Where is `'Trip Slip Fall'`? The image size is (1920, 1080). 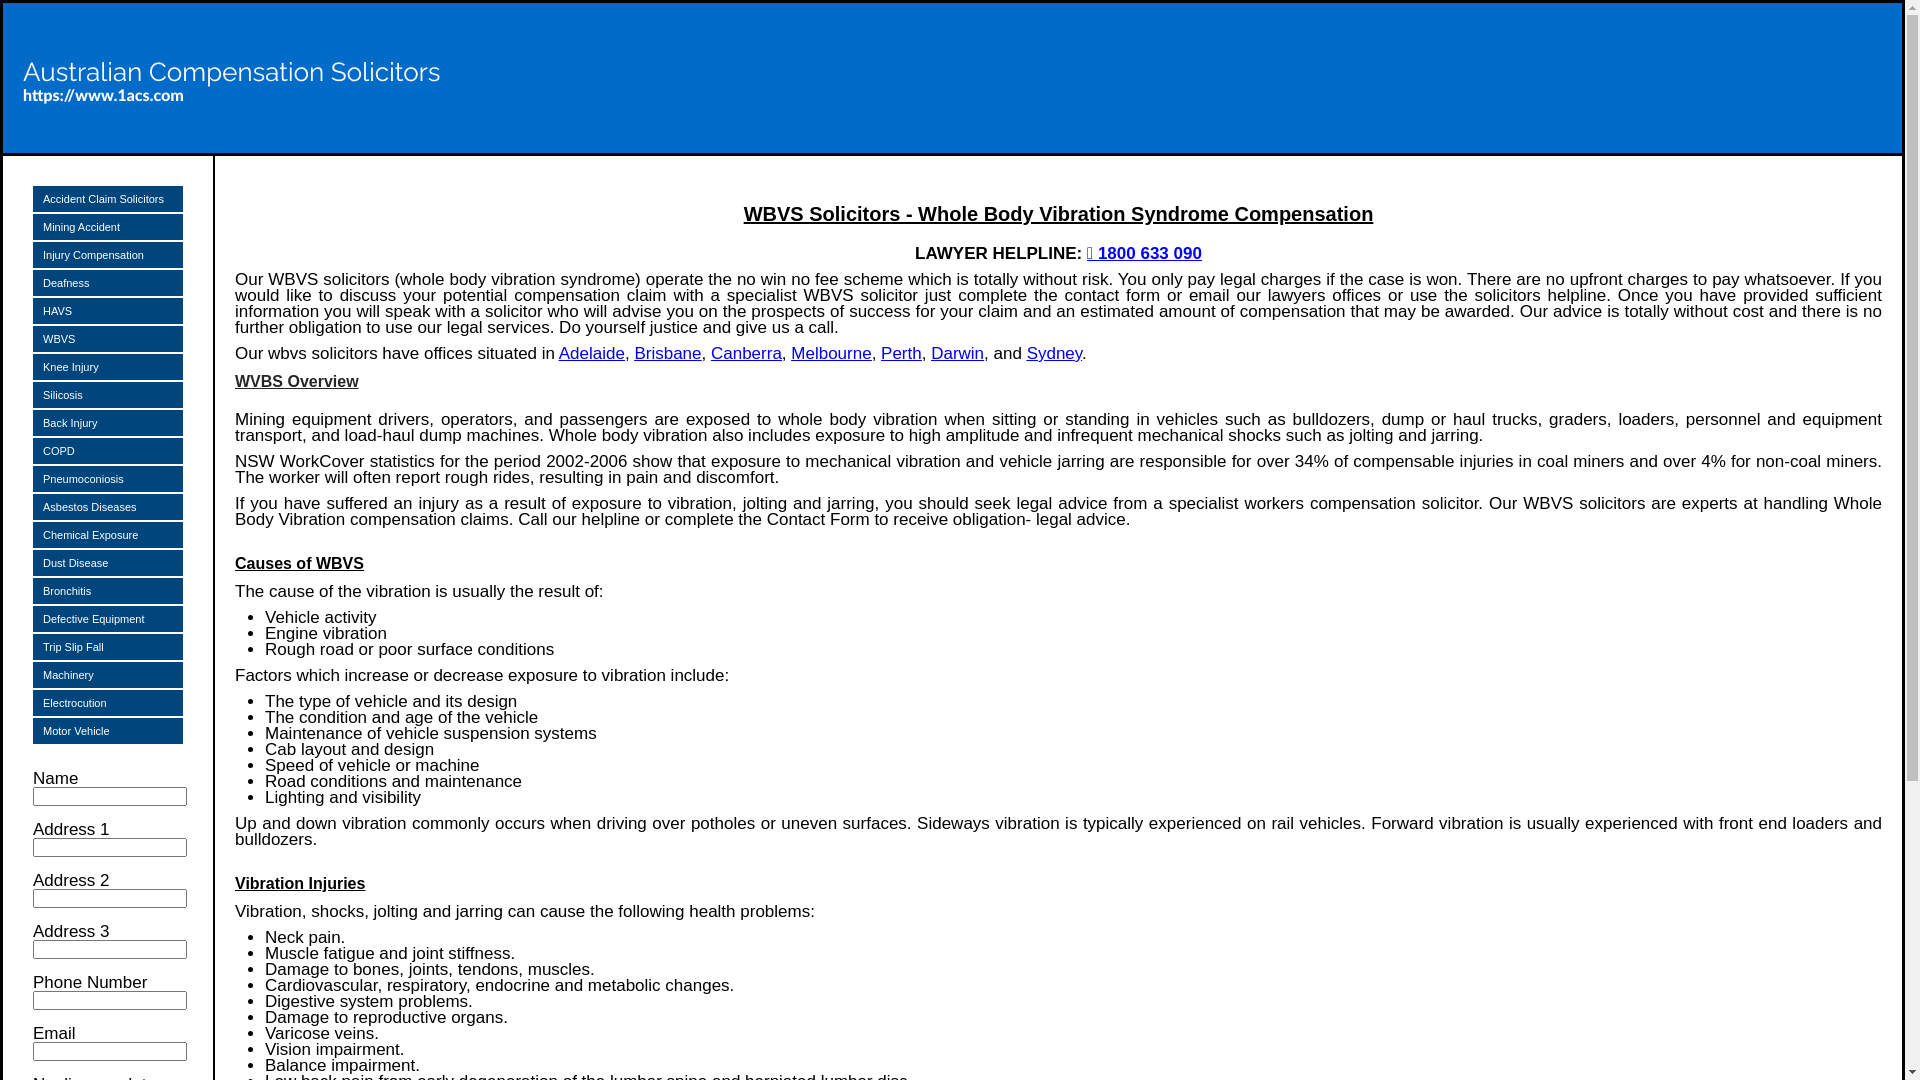
'Trip Slip Fall' is located at coordinates (106, 647).